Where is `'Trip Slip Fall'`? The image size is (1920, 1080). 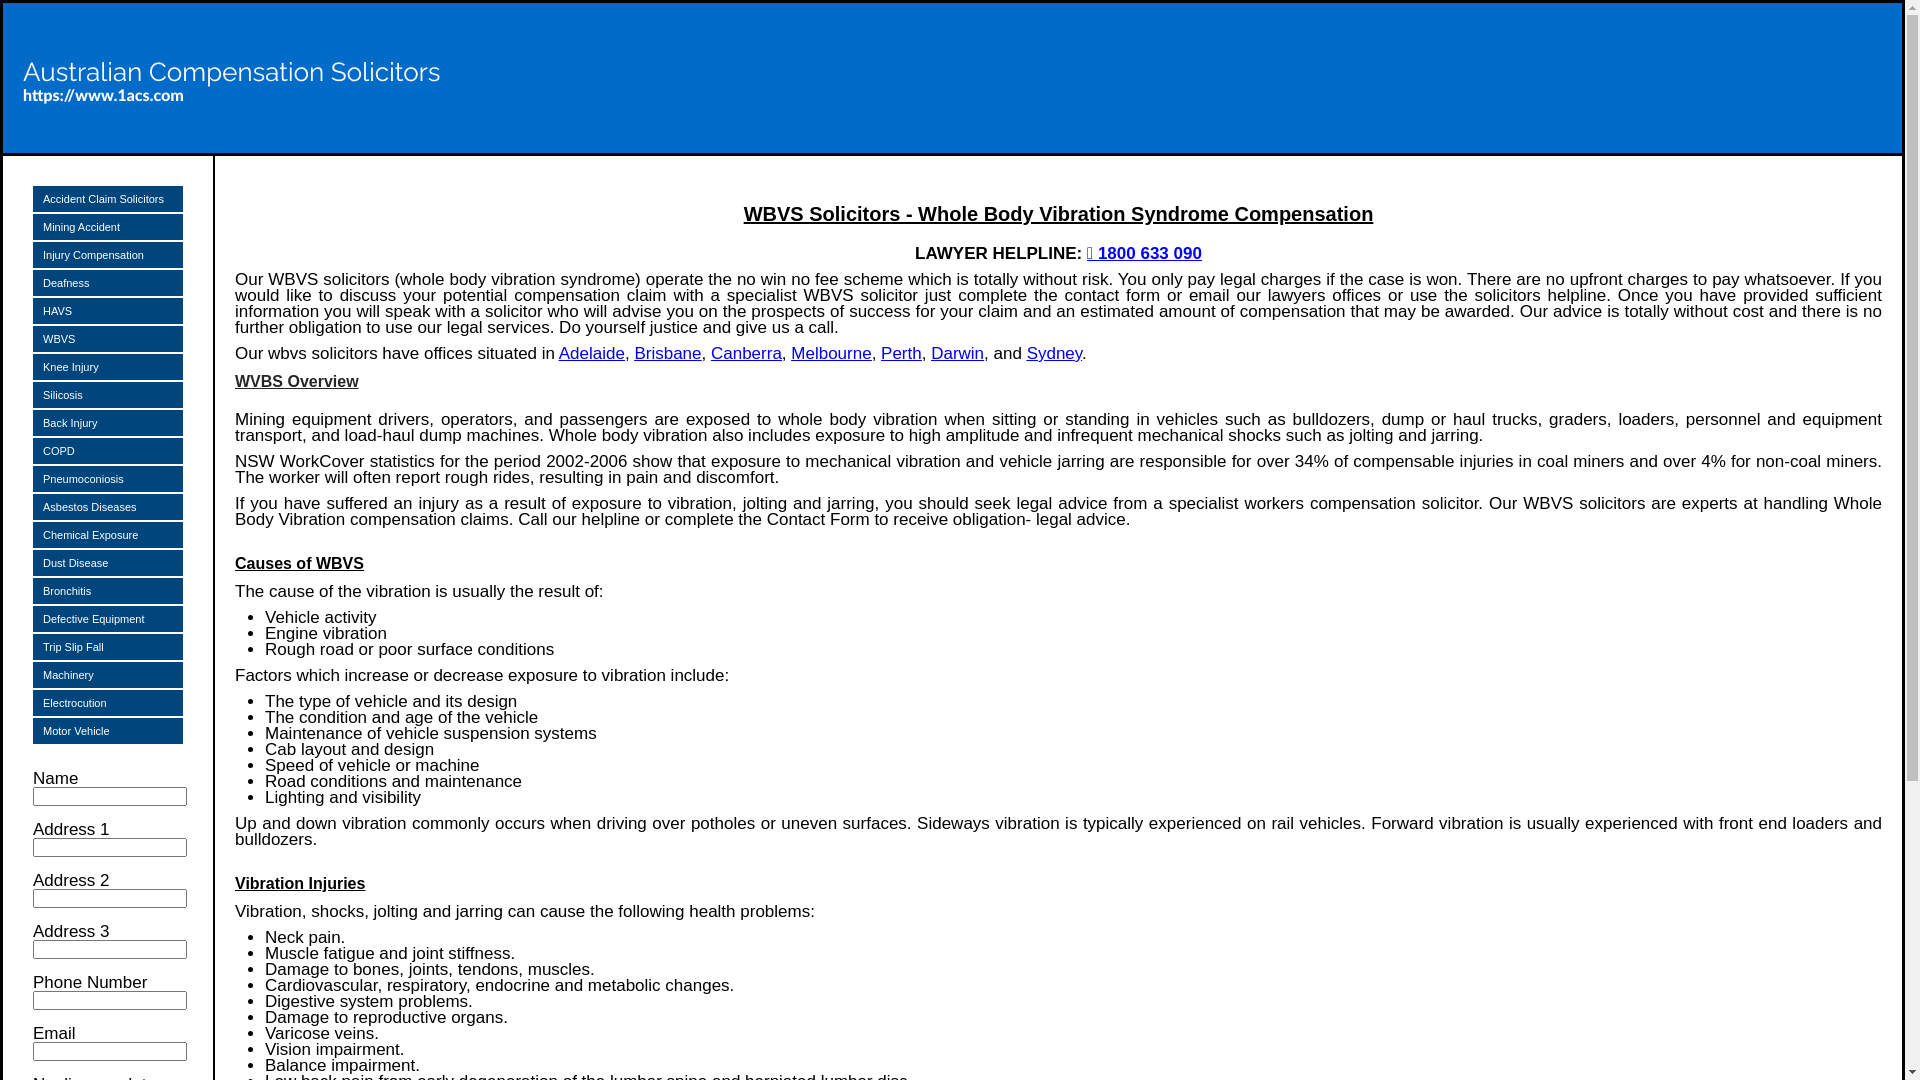
'Trip Slip Fall' is located at coordinates (106, 647).